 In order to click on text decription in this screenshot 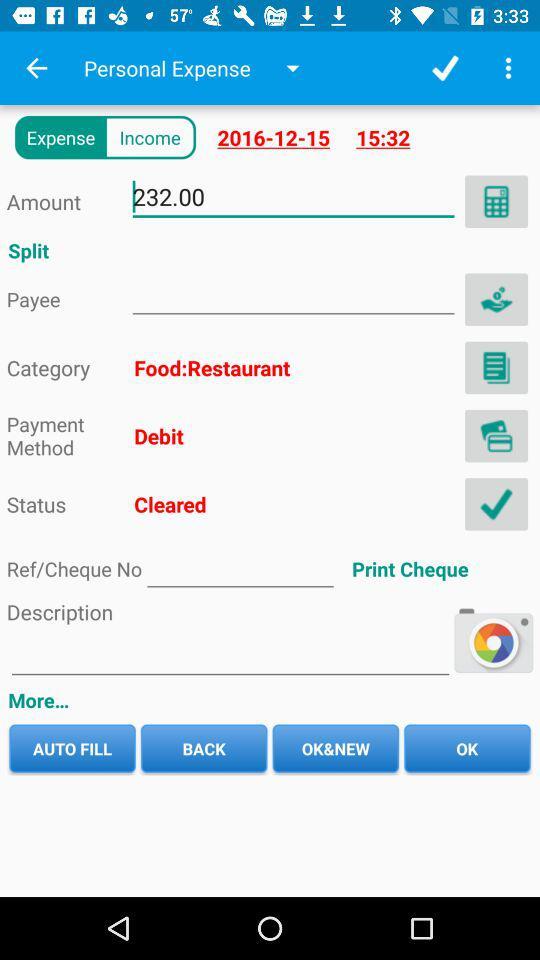, I will do `click(229, 654)`.